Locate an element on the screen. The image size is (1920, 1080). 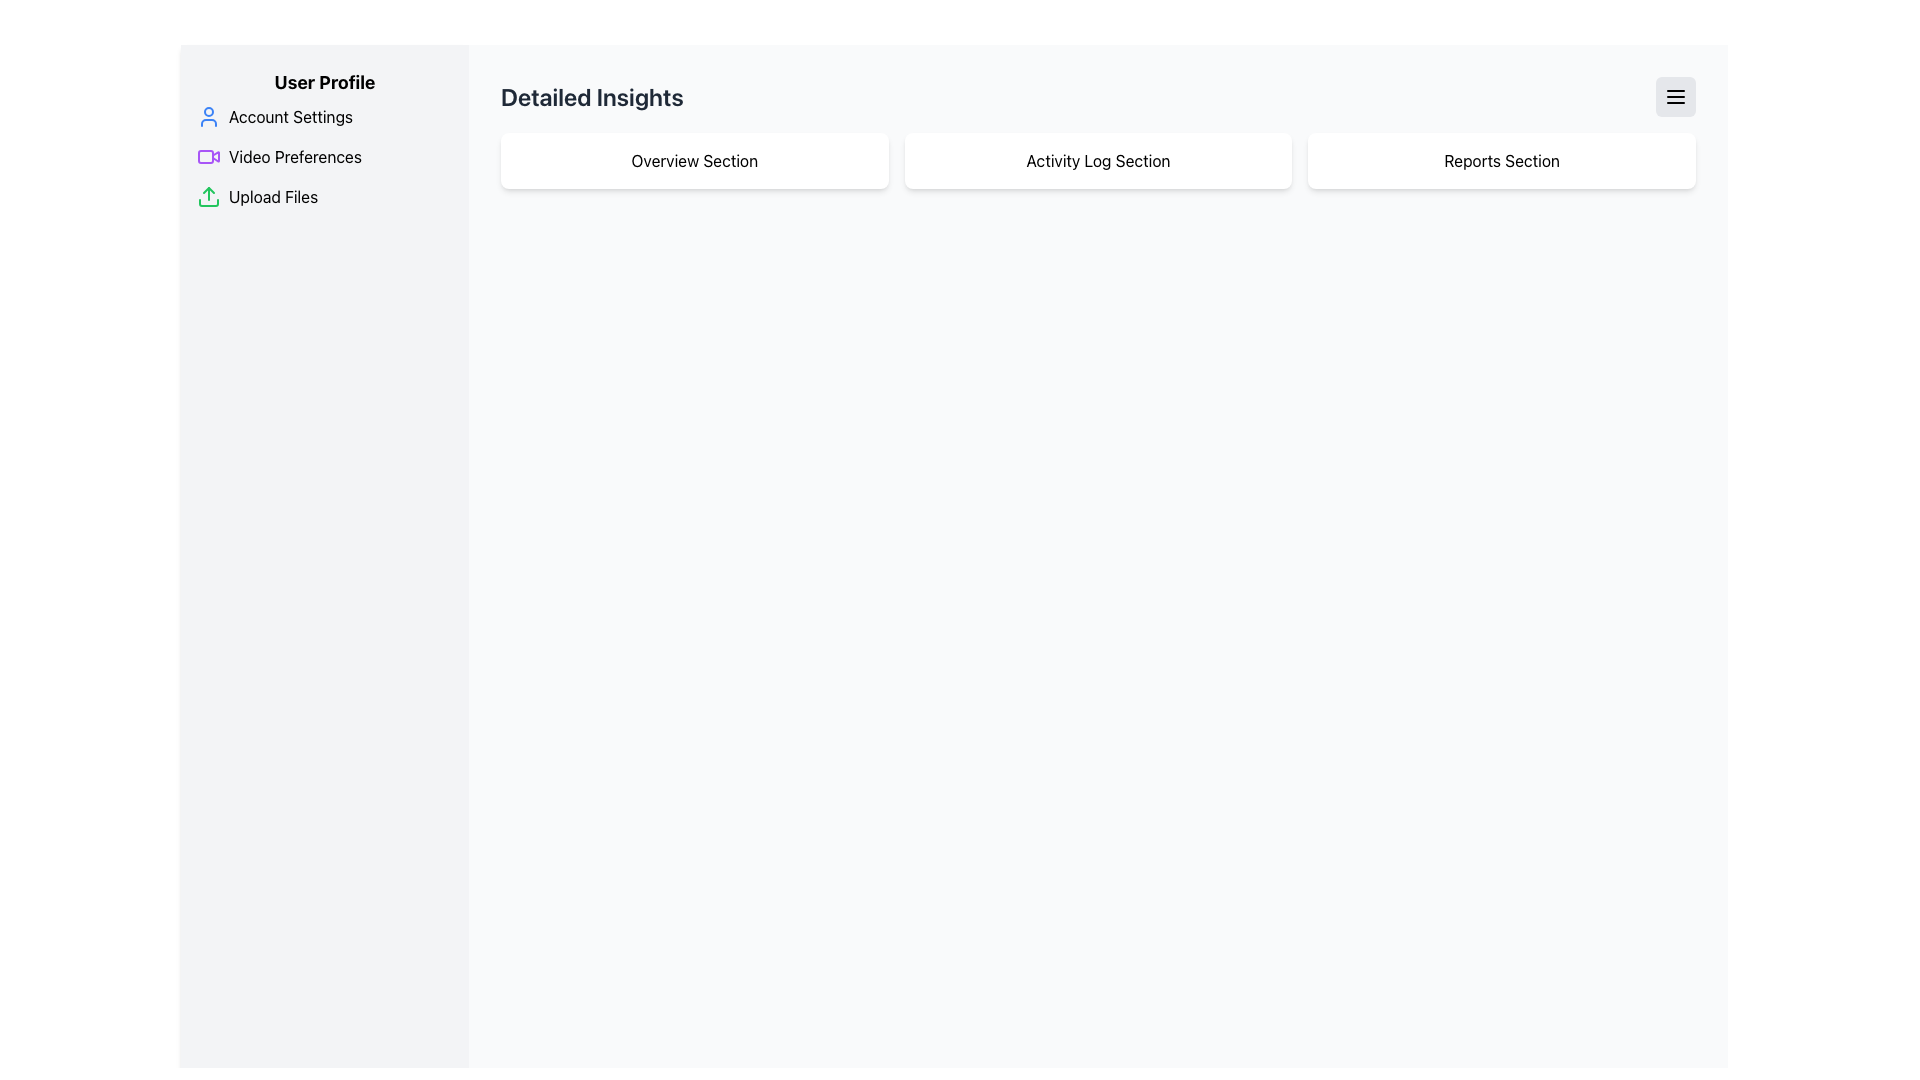
the 'Account Settings' text label located in the left sidebar navigation menu beneath the 'User Profile' header is located at coordinates (290, 116).